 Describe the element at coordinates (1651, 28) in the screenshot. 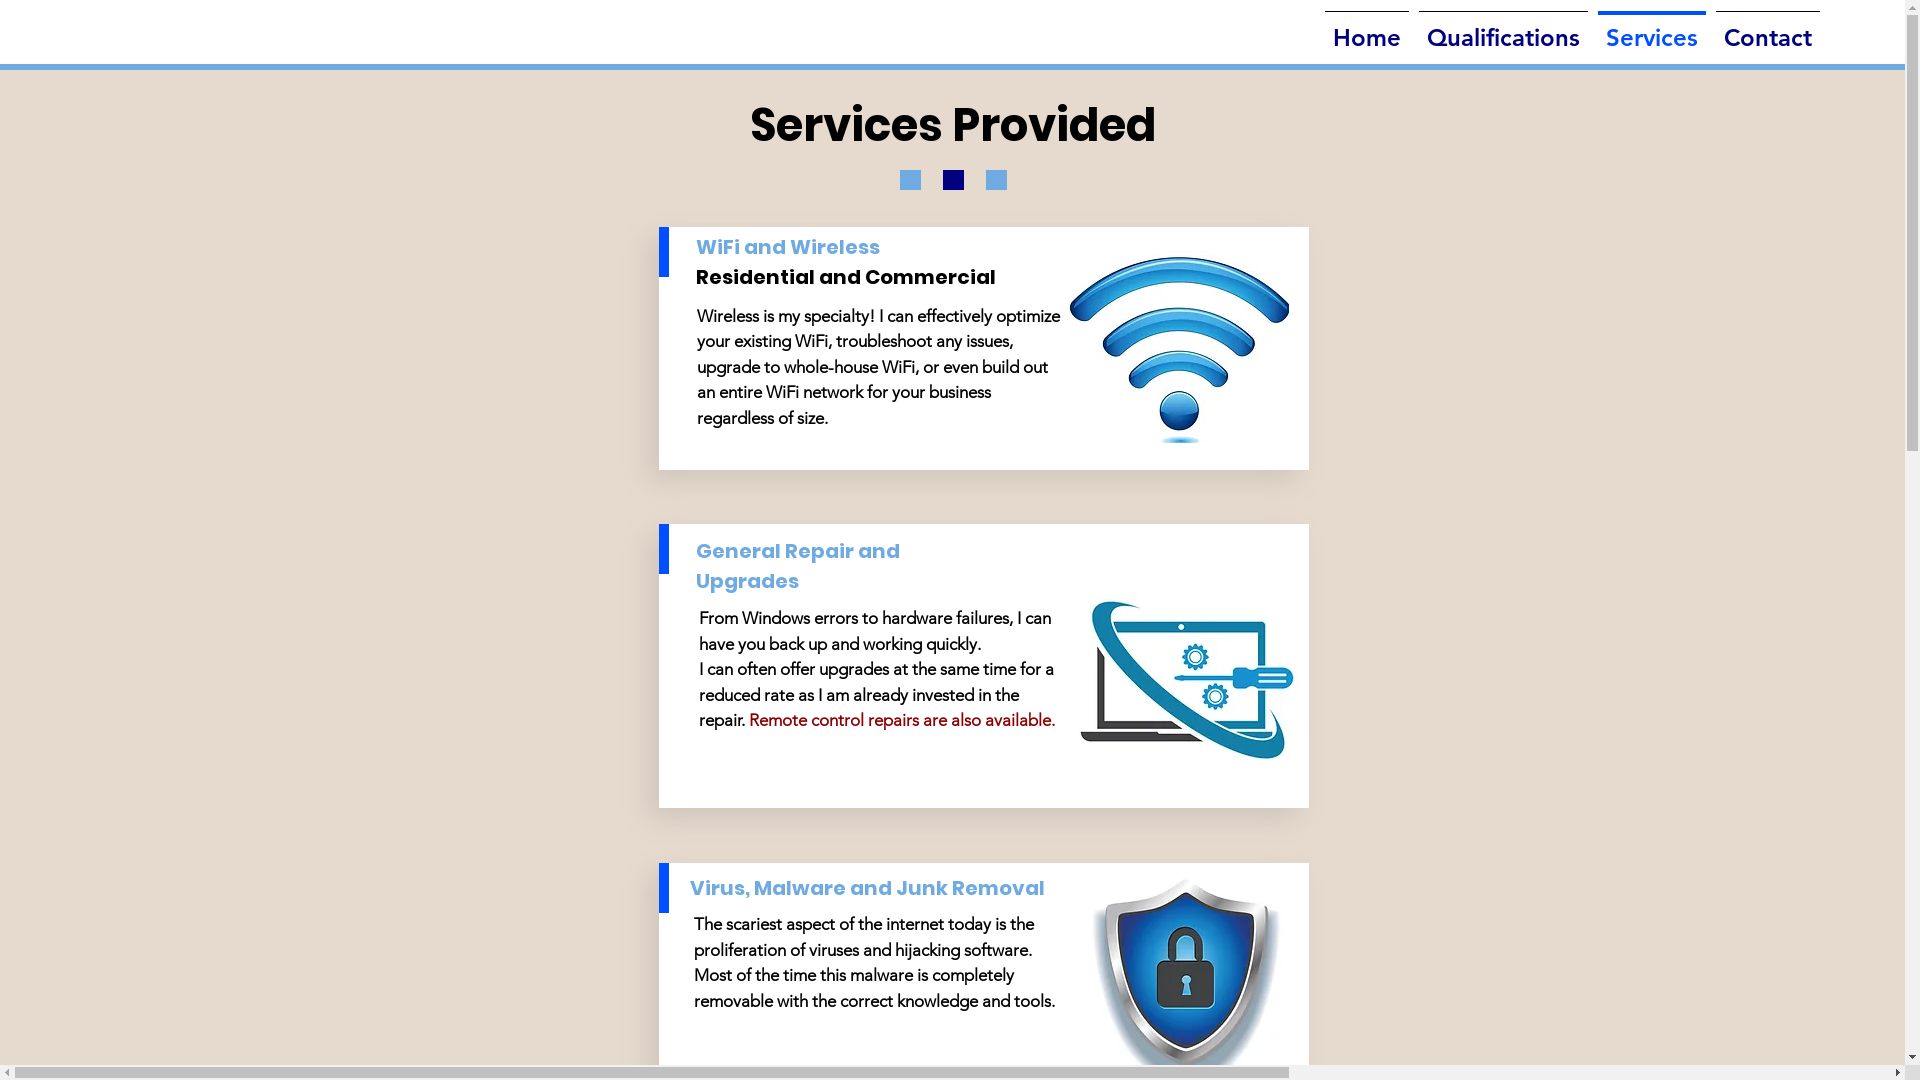

I see `'Services'` at that location.